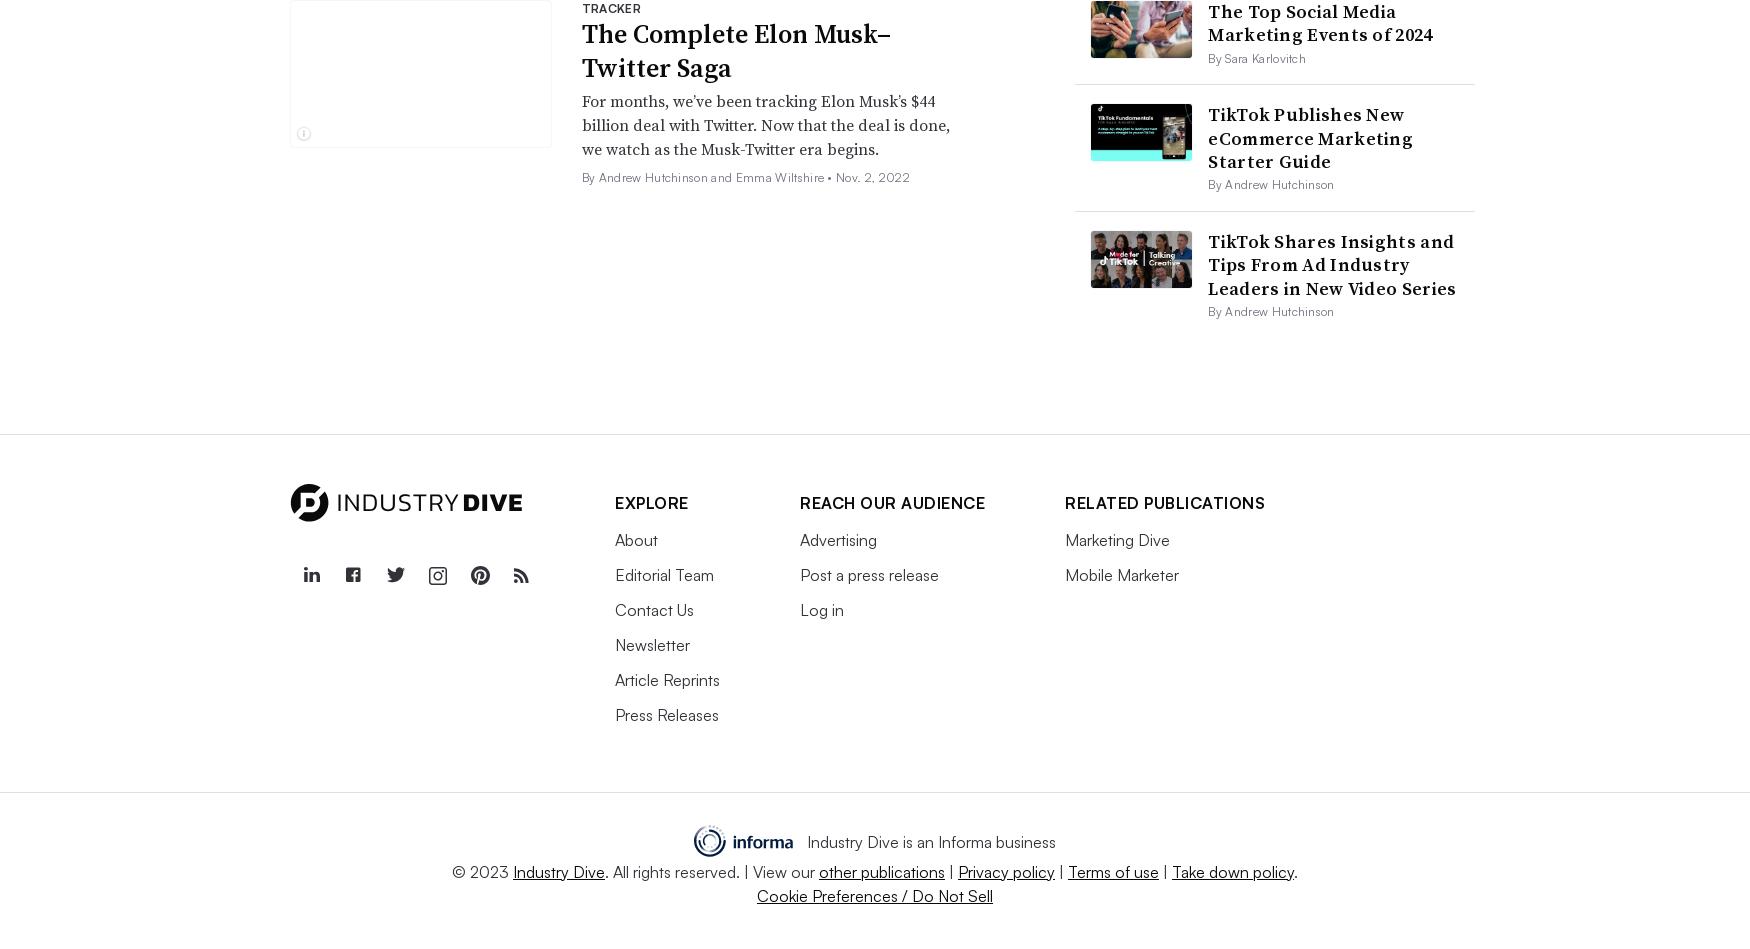  Describe the element at coordinates (929, 840) in the screenshot. I see `'Industry Dive is an Informa business'` at that location.